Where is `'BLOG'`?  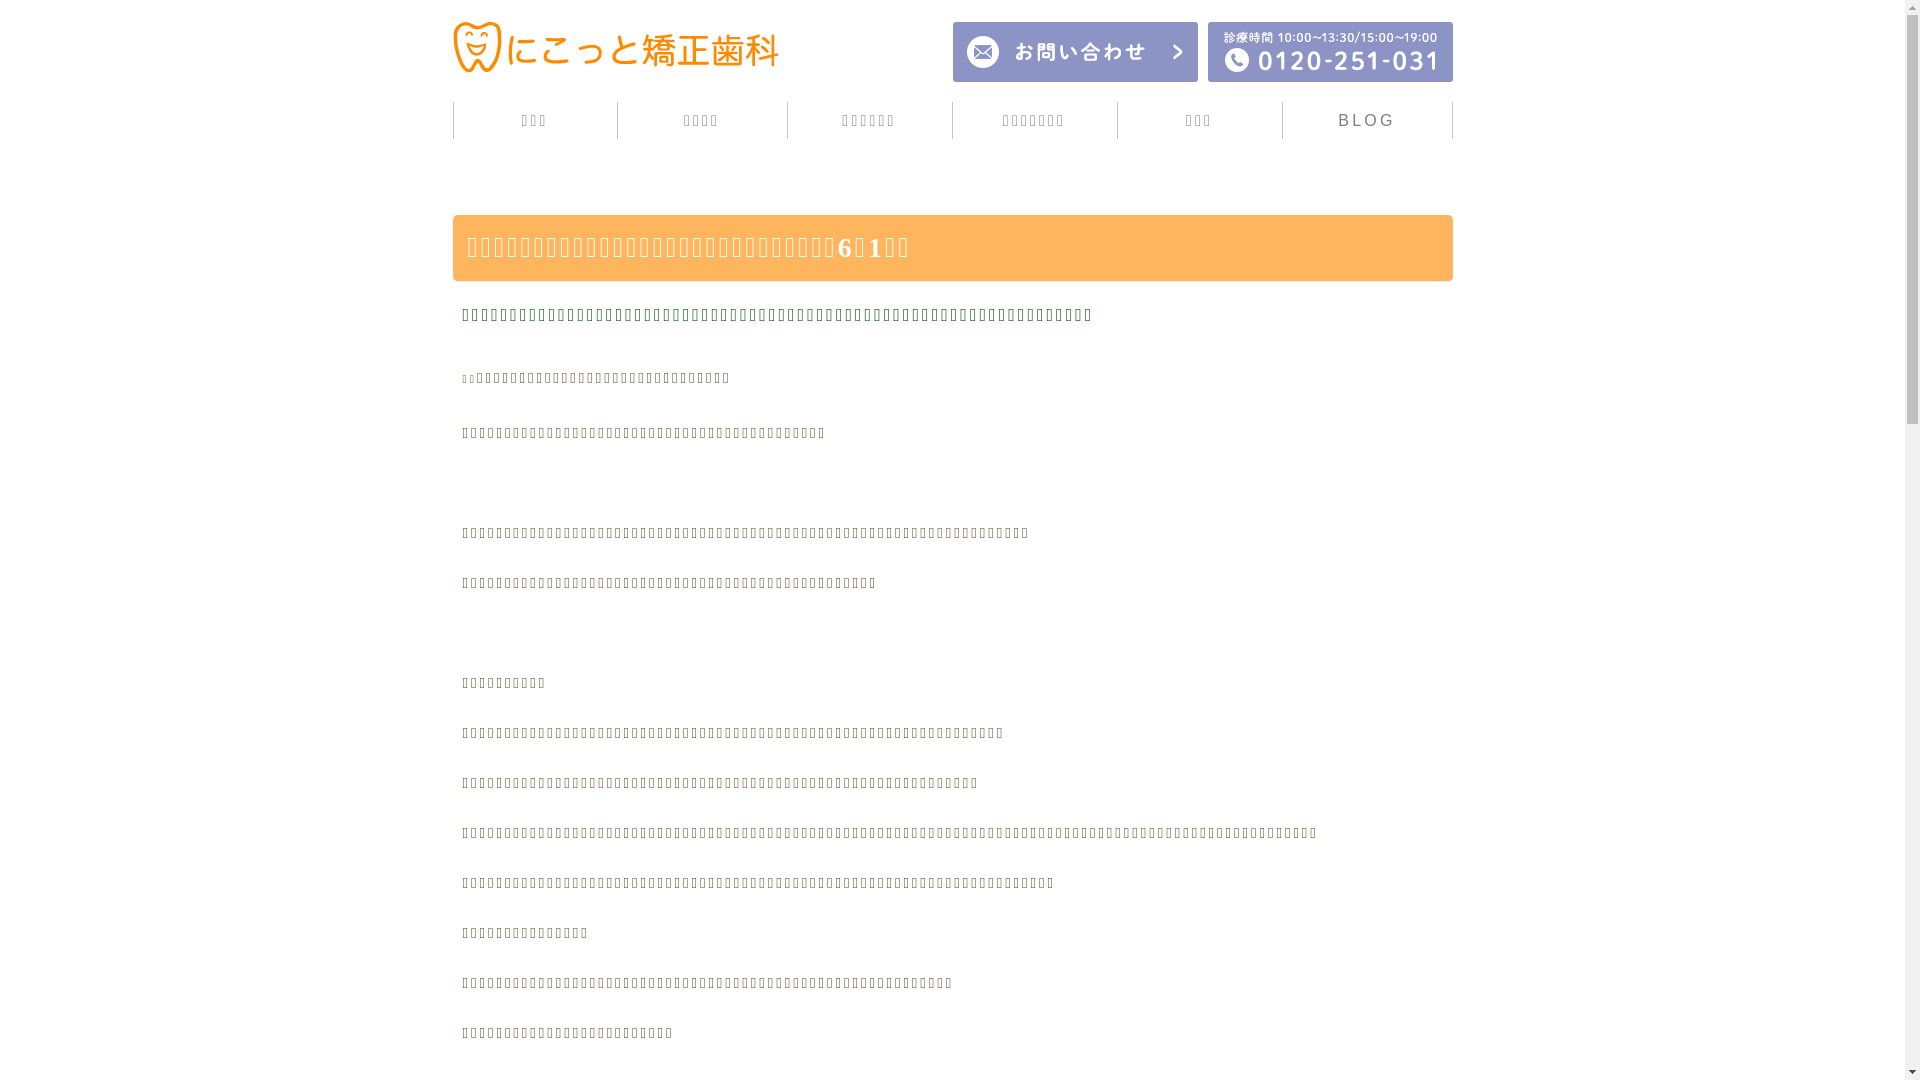
'BLOG' is located at coordinates (1281, 120).